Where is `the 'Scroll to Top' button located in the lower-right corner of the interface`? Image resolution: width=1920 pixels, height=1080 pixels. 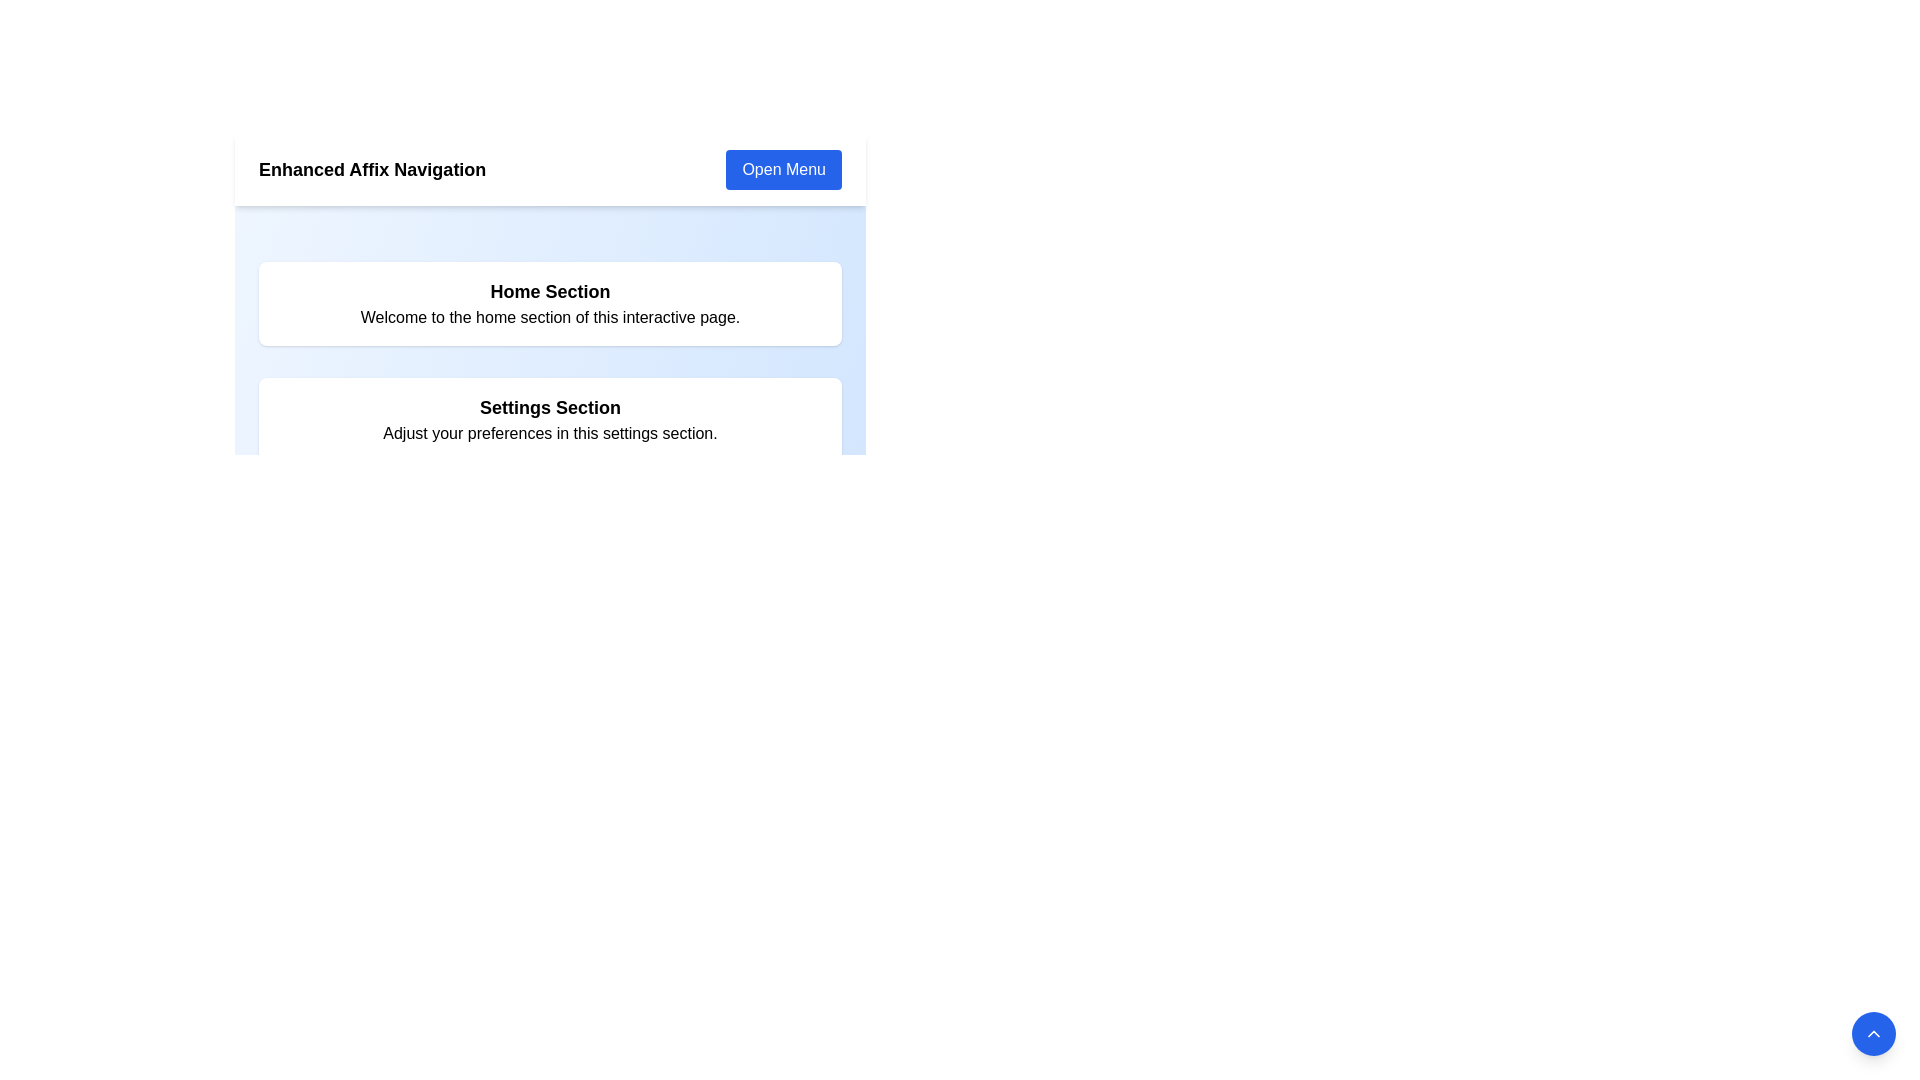
the 'Scroll to Top' button located in the lower-right corner of the interface is located at coordinates (1872, 1033).